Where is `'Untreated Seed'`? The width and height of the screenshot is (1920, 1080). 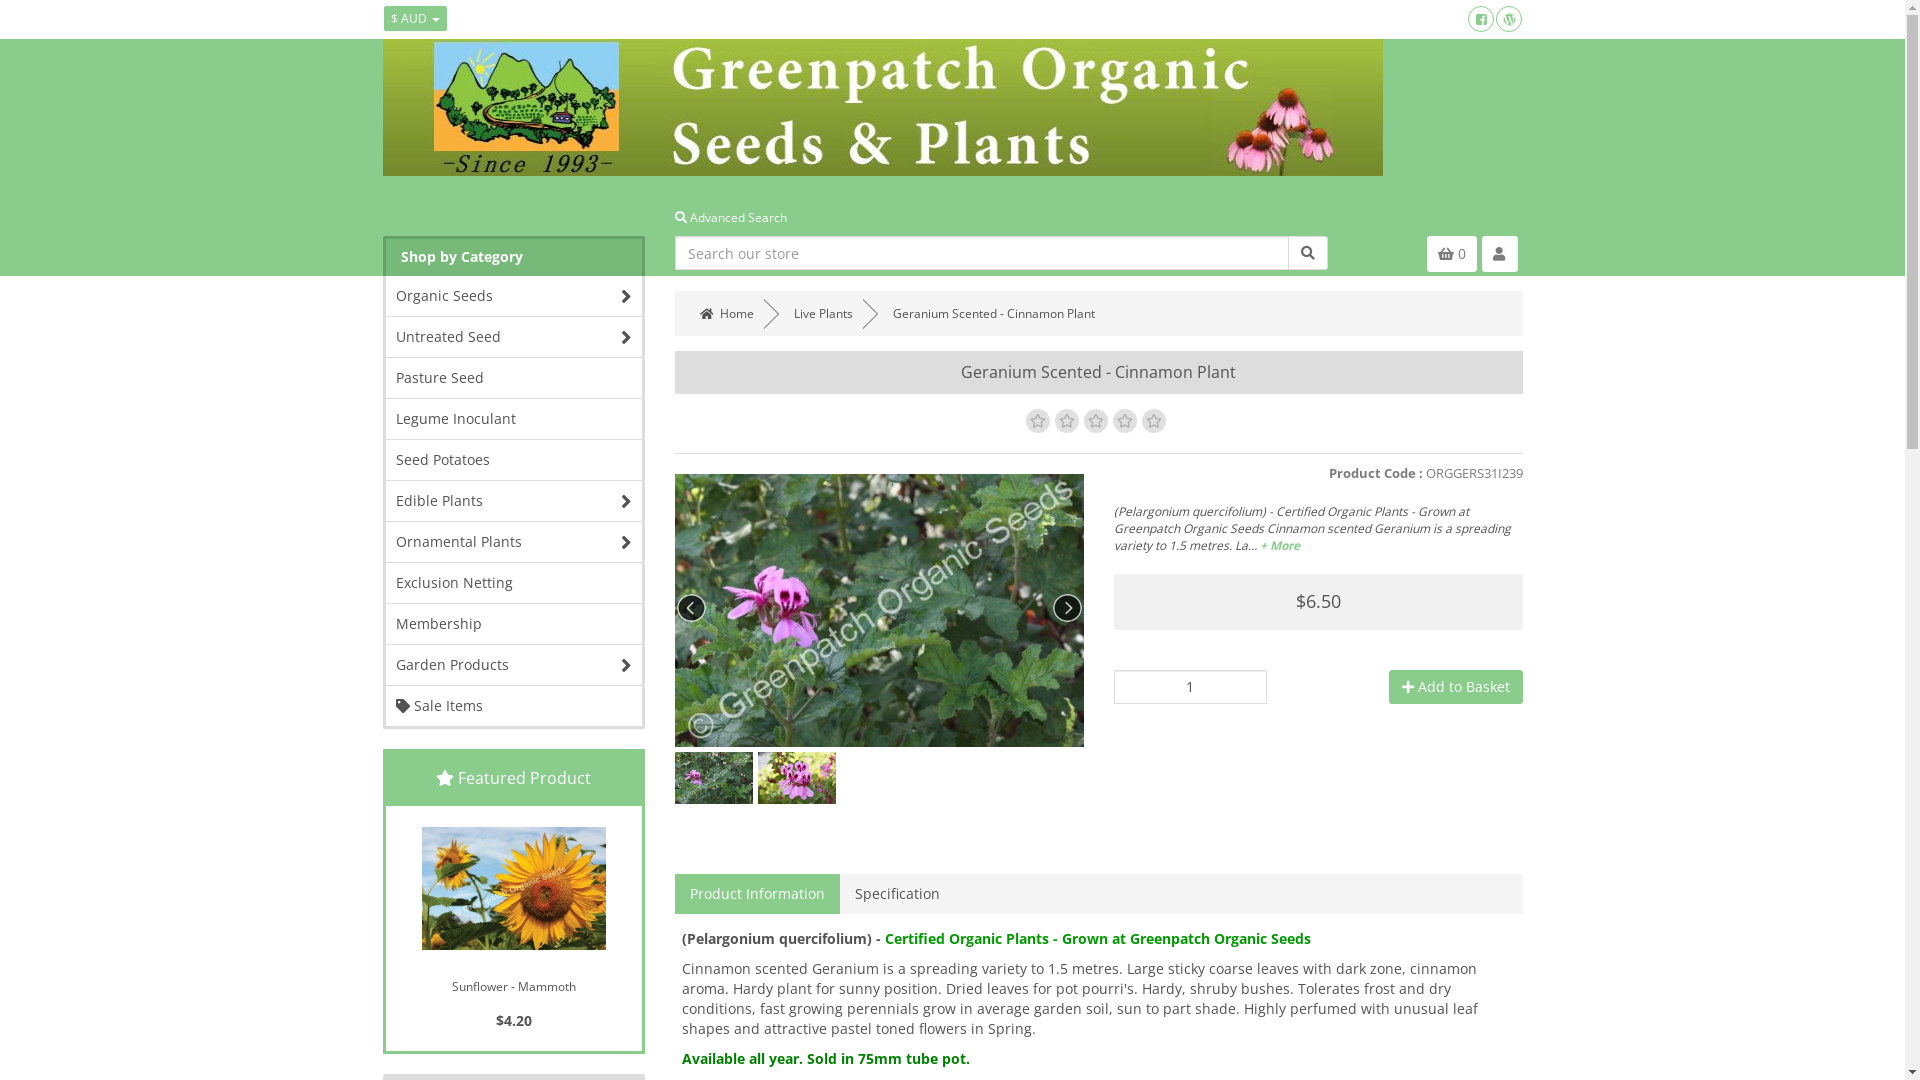
'Untreated Seed' is located at coordinates (514, 335).